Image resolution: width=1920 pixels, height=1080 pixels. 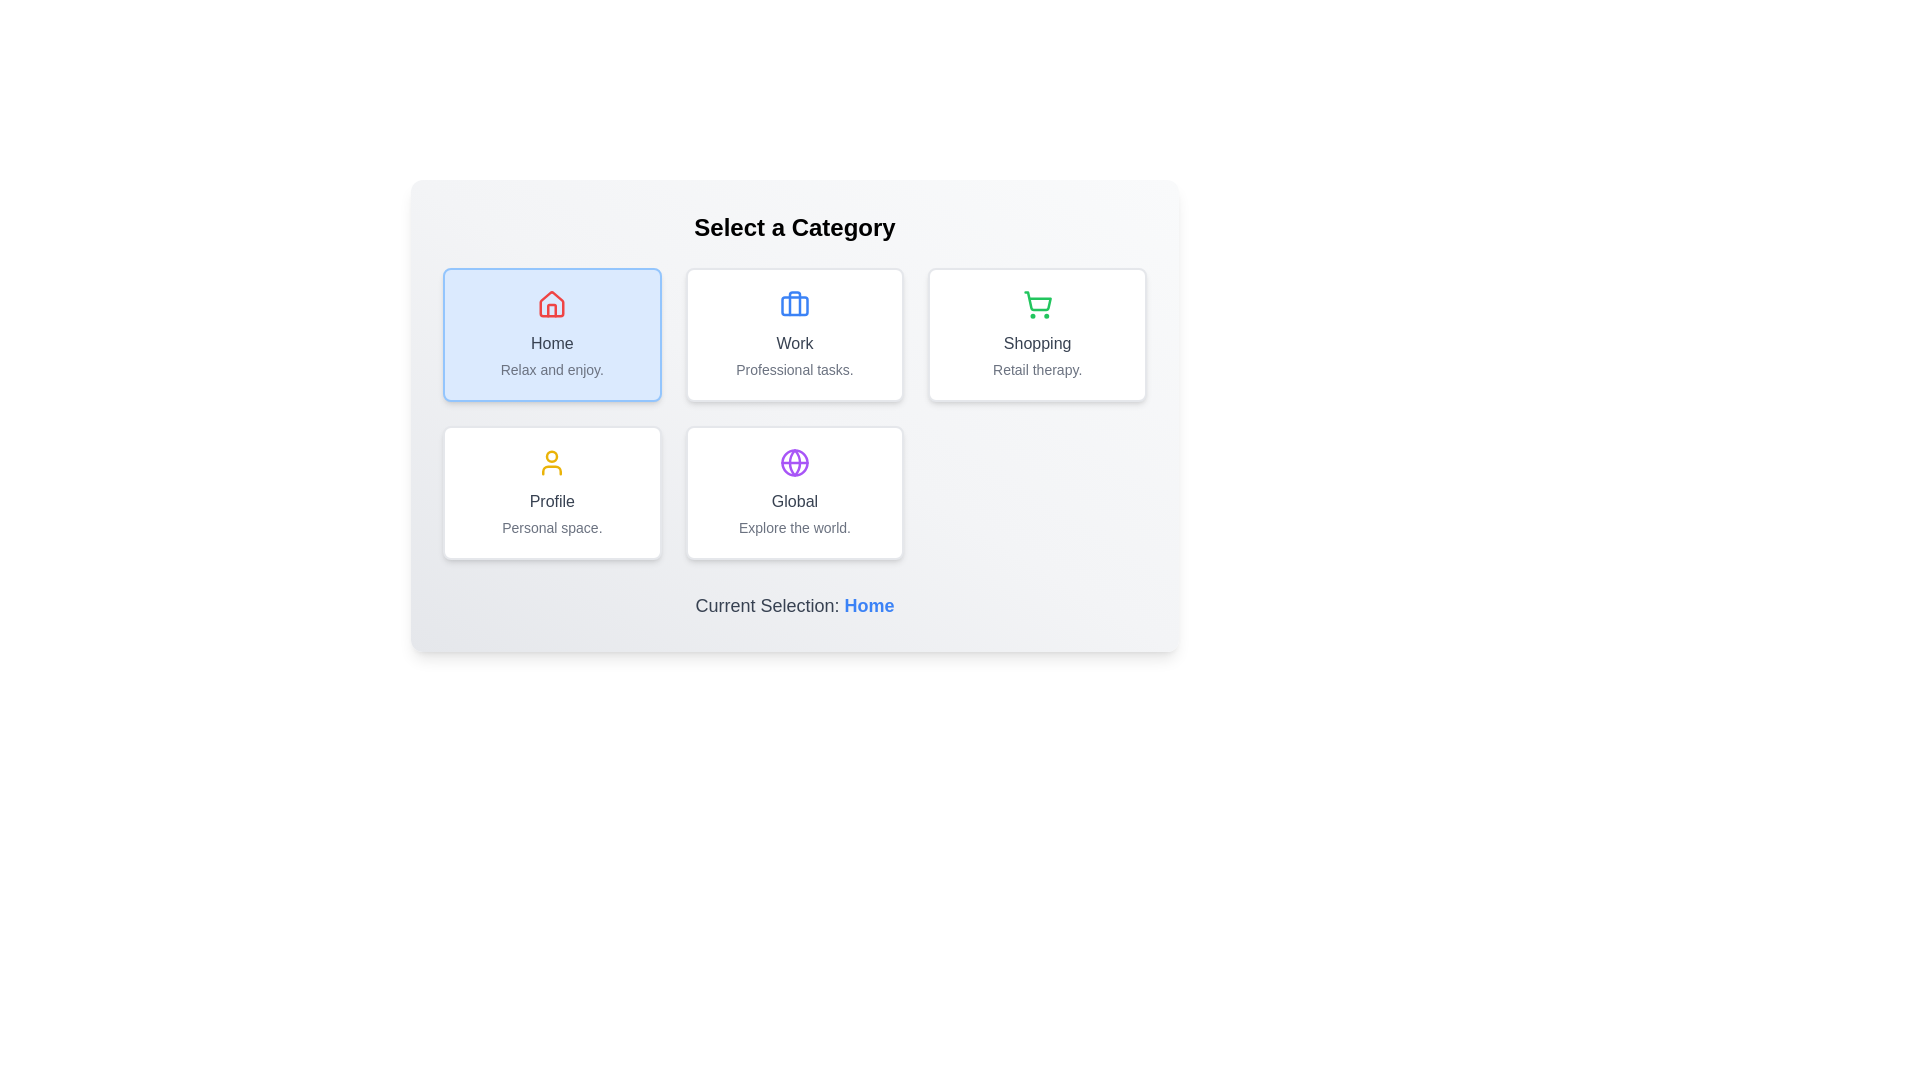 What do you see at coordinates (552, 493) in the screenshot?
I see `the category button for Profile` at bounding box center [552, 493].